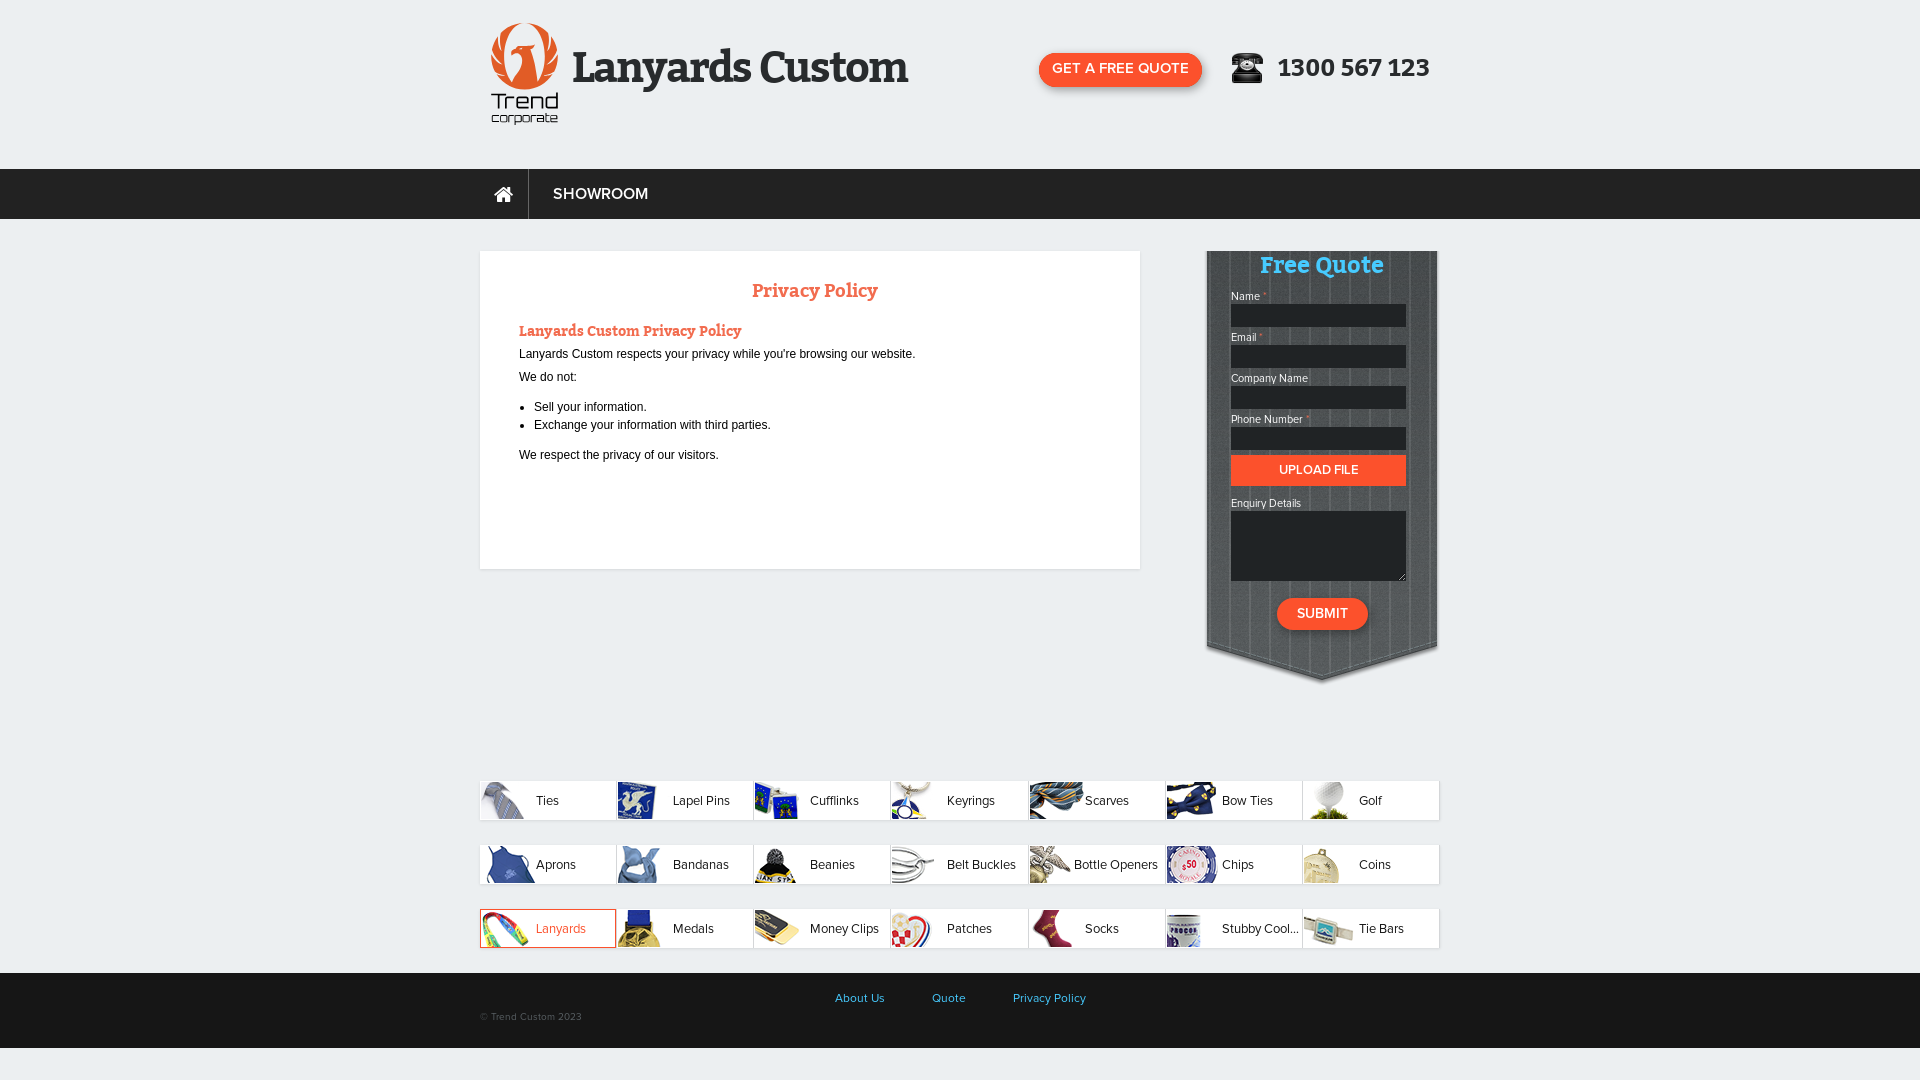 This screenshot has width=1920, height=1080. I want to click on 'Quote', so click(948, 999).